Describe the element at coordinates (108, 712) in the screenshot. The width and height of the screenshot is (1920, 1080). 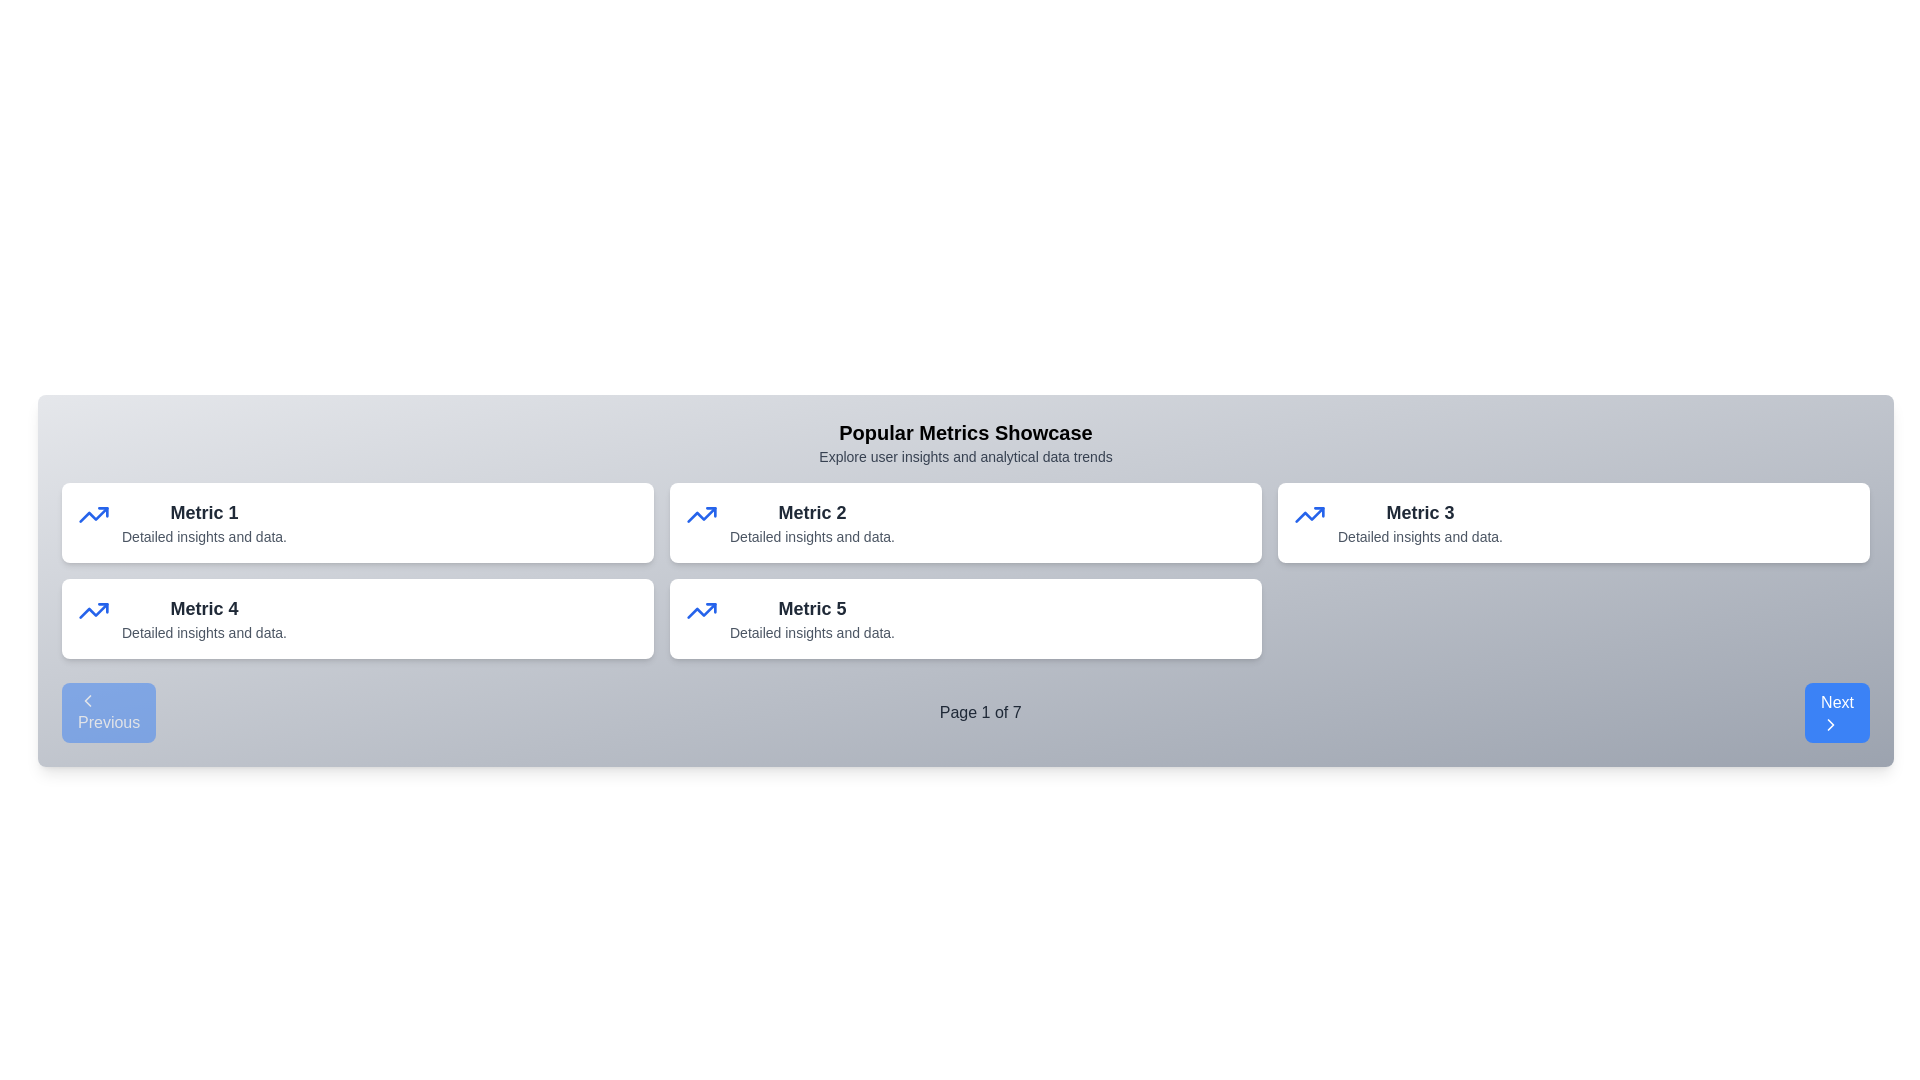
I see `the previous page navigation button located in the bottom left corner of the navigation bar to trigger hover effects` at that location.